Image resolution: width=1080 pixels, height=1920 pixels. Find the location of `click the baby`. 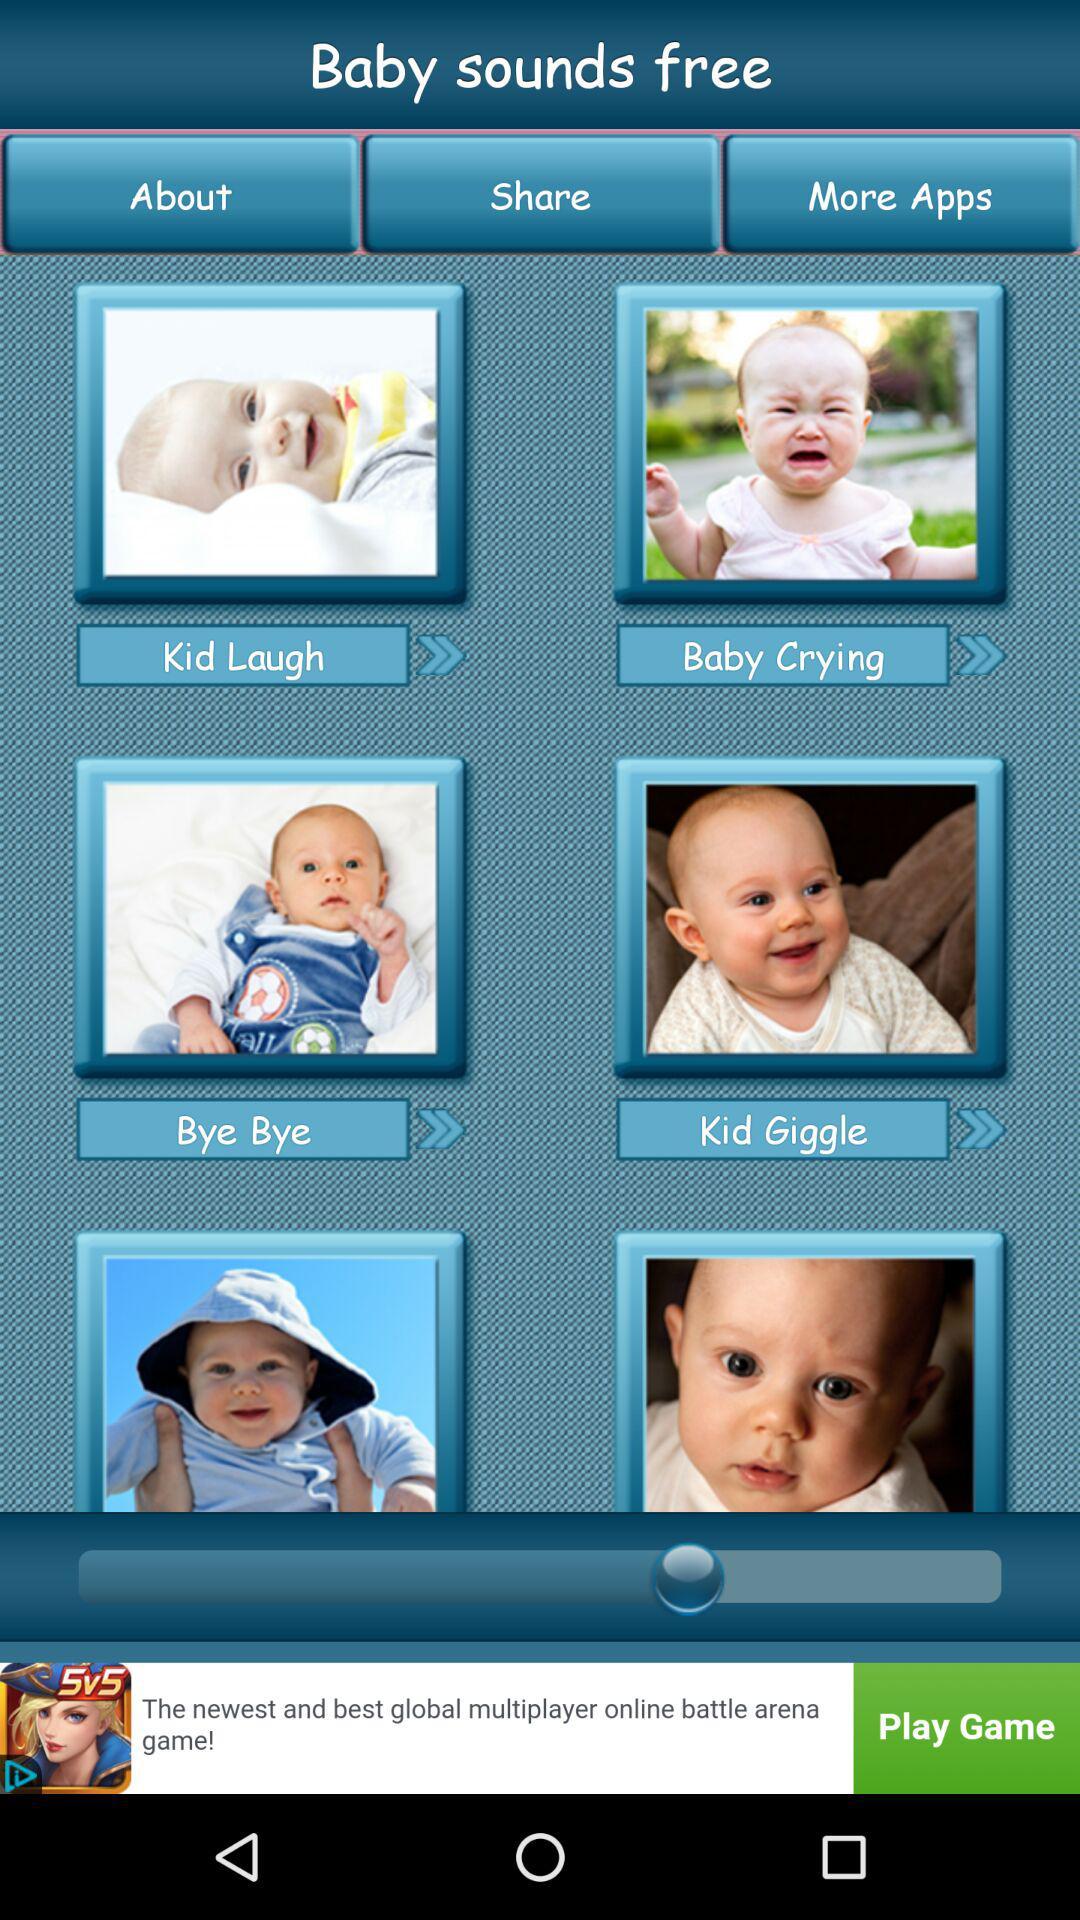

click the baby is located at coordinates (810, 443).